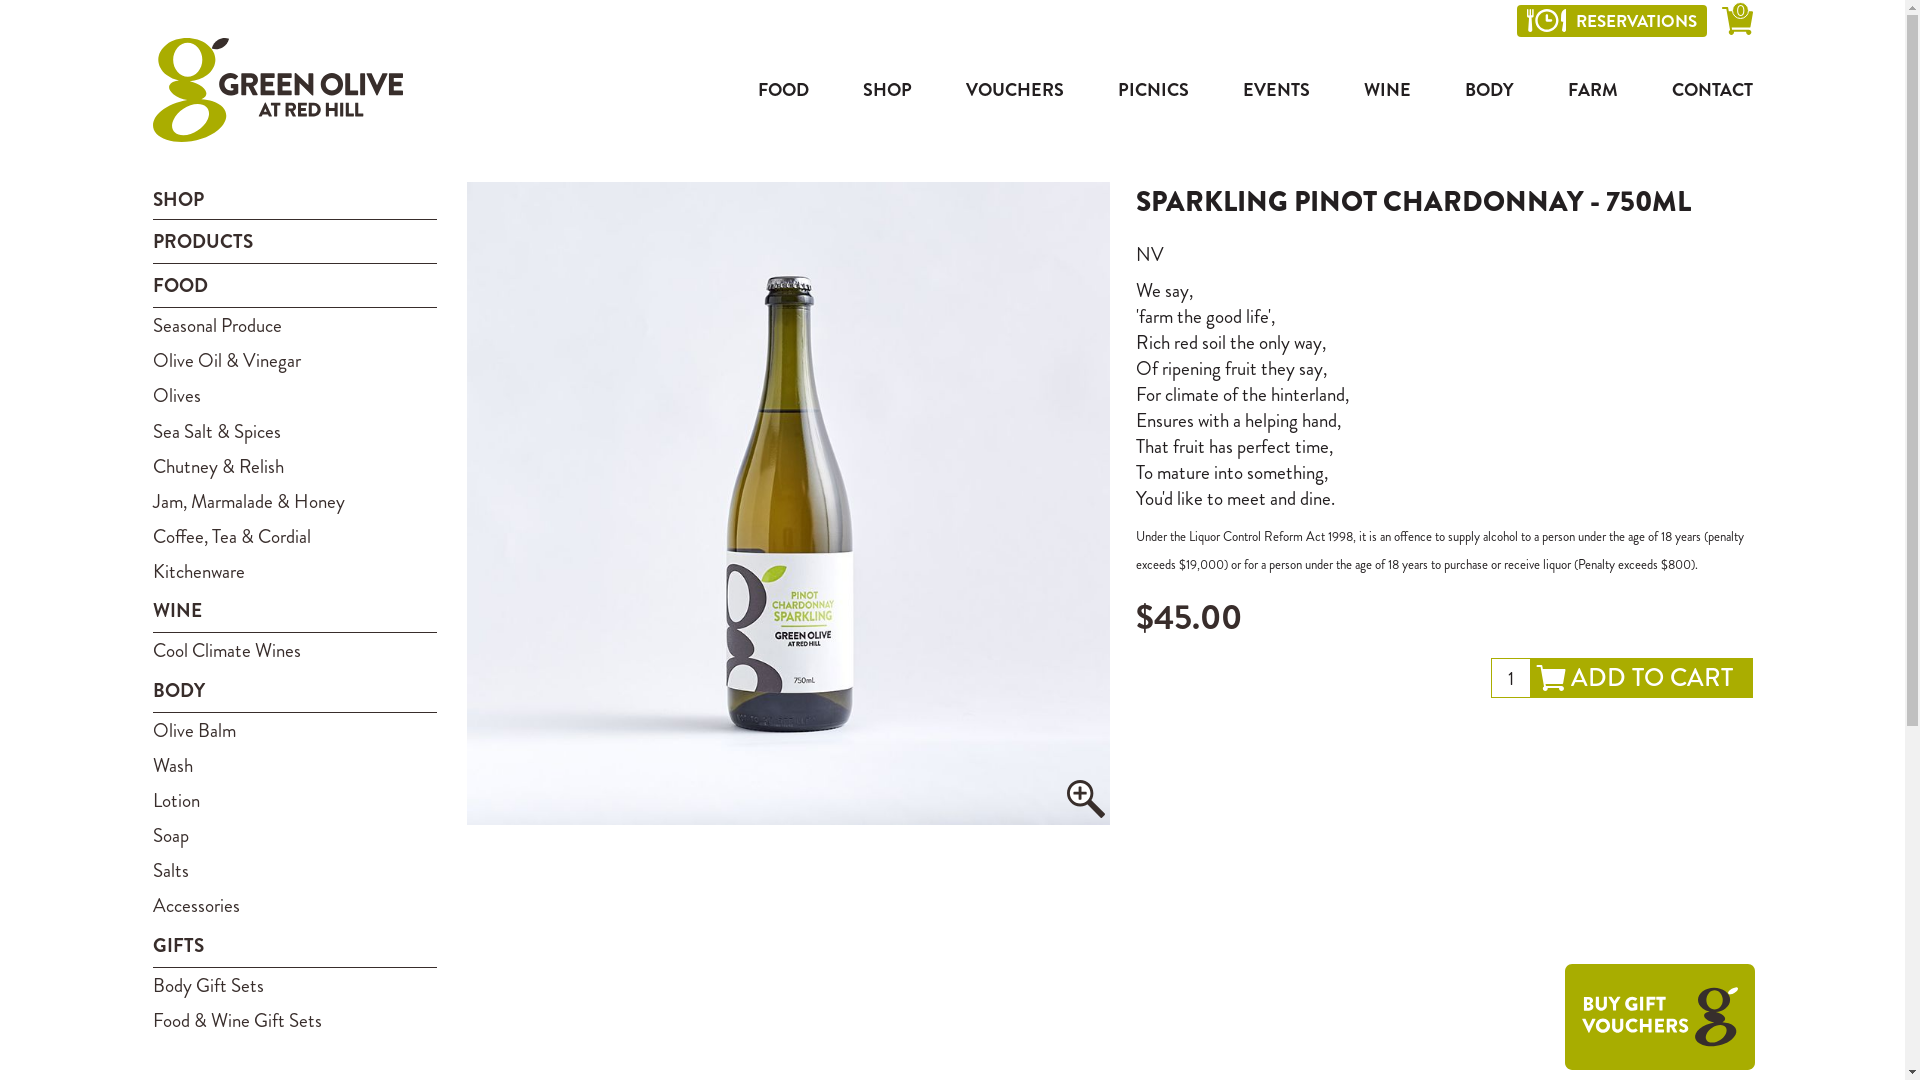  Describe the element at coordinates (293, 984) in the screenshot. I see `'Body Gift Sets'` at that location.